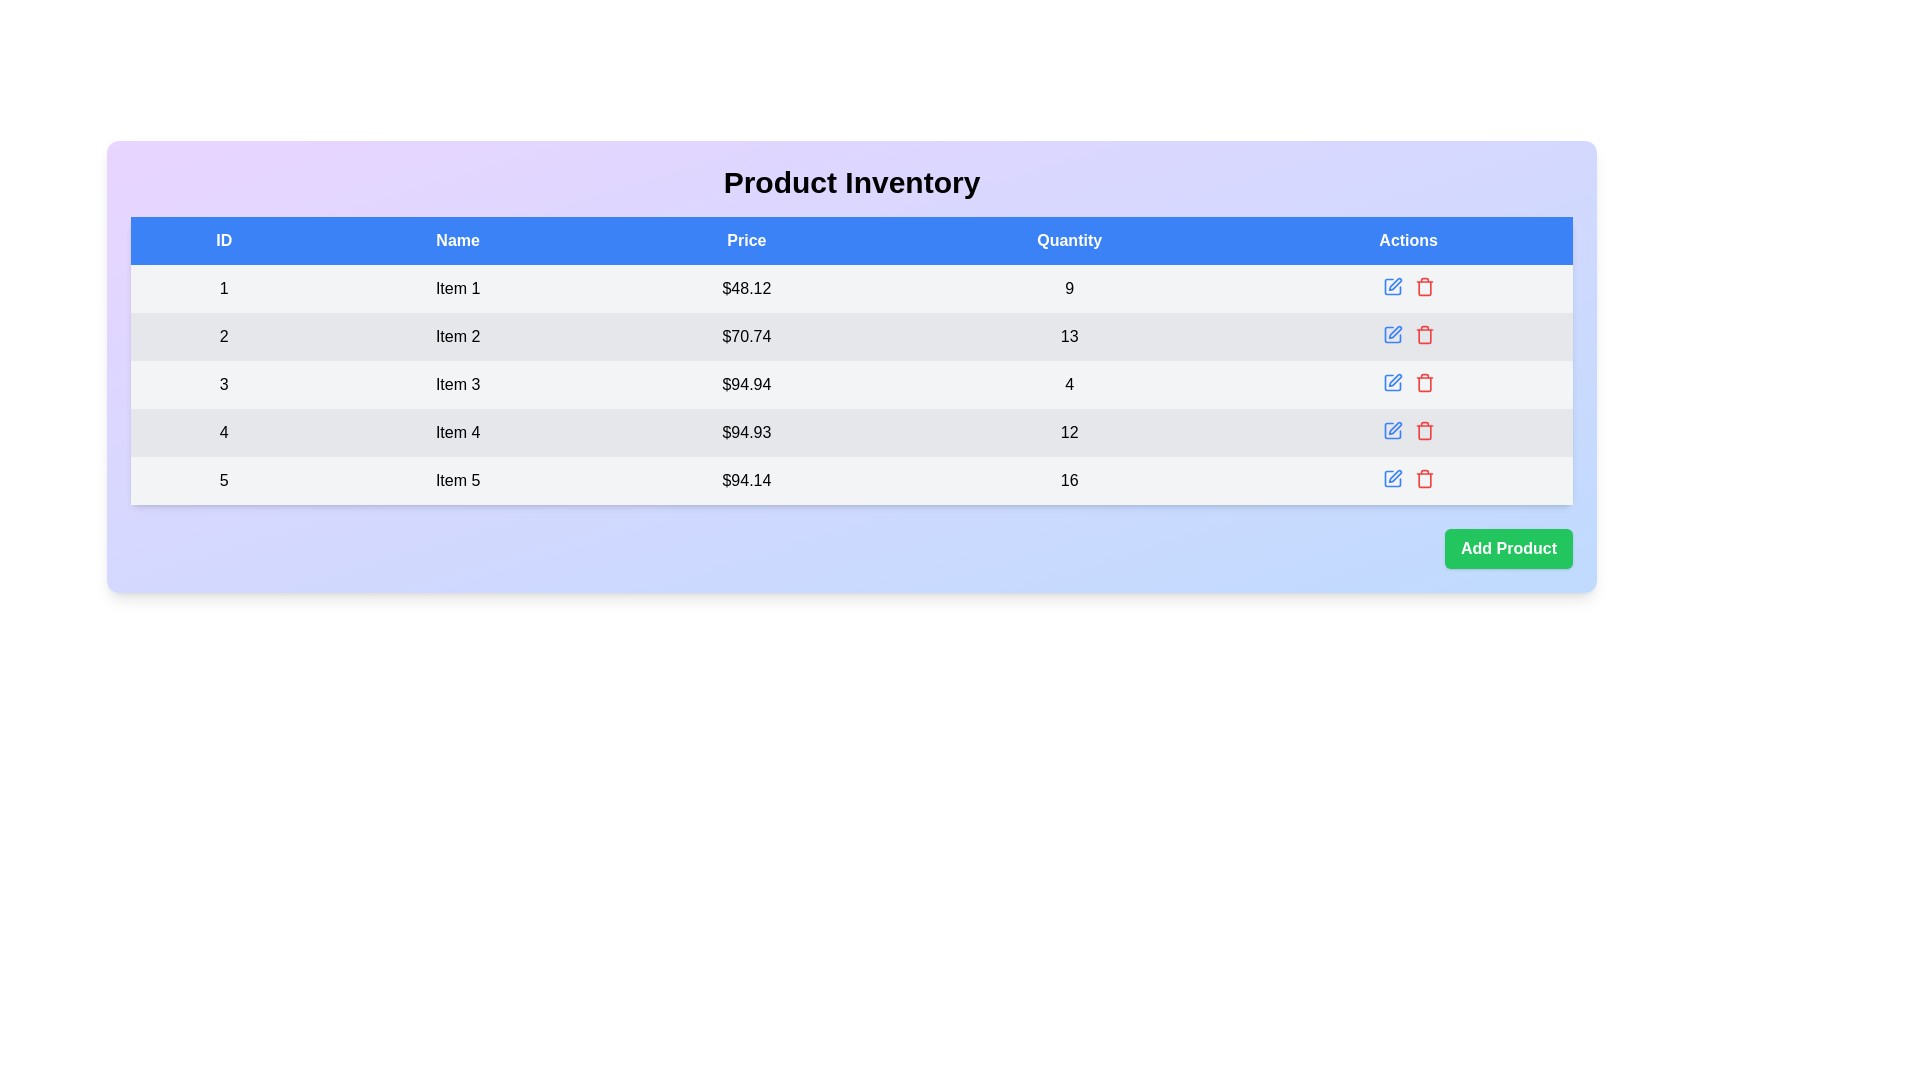  Describe the element at coordinates (745, 431) in the screenshot. I see `the price label for 'Item 4' located in the fourth row of the table under the 'Price' column` at that location.